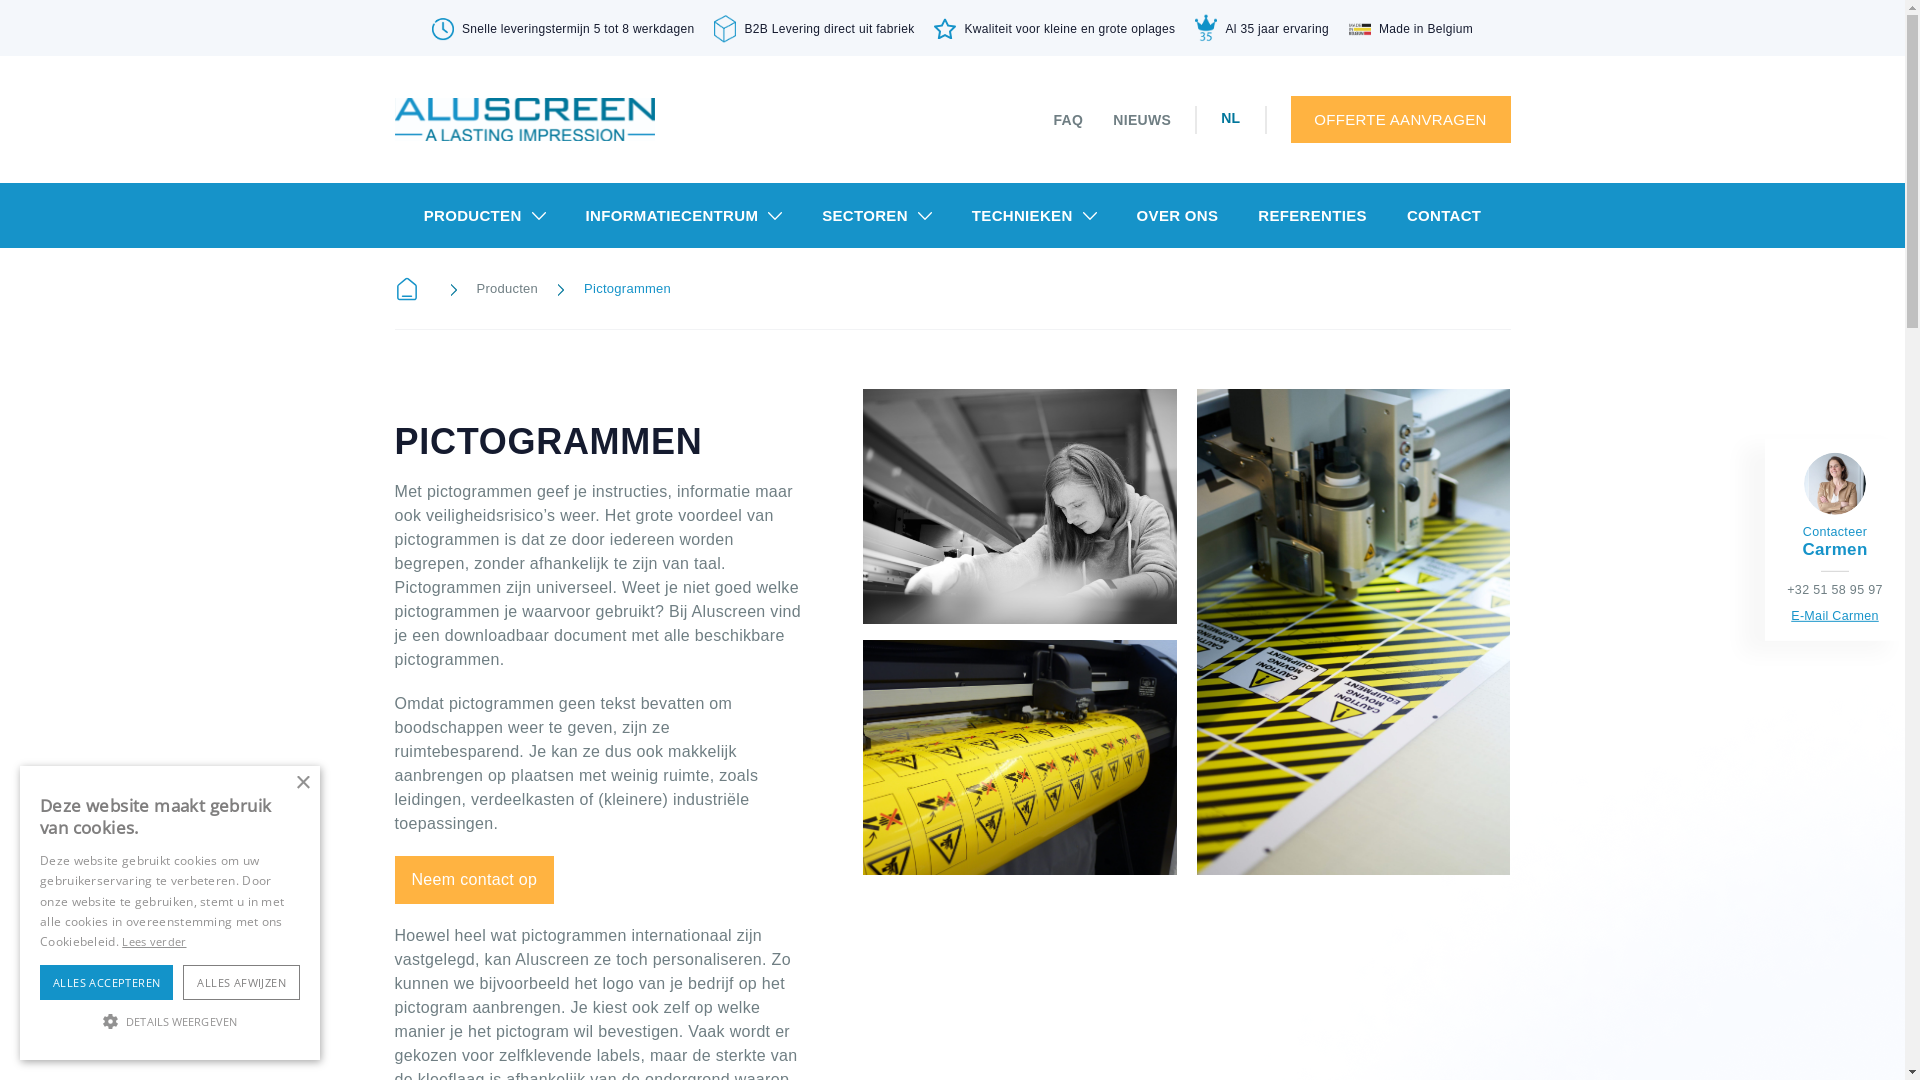 The image size is (1920, 1080). What do you see at coordinates (1834, 615) in the screenshot?
I see `'E-Mail Carmen'` at bounding box center [1834, 615].